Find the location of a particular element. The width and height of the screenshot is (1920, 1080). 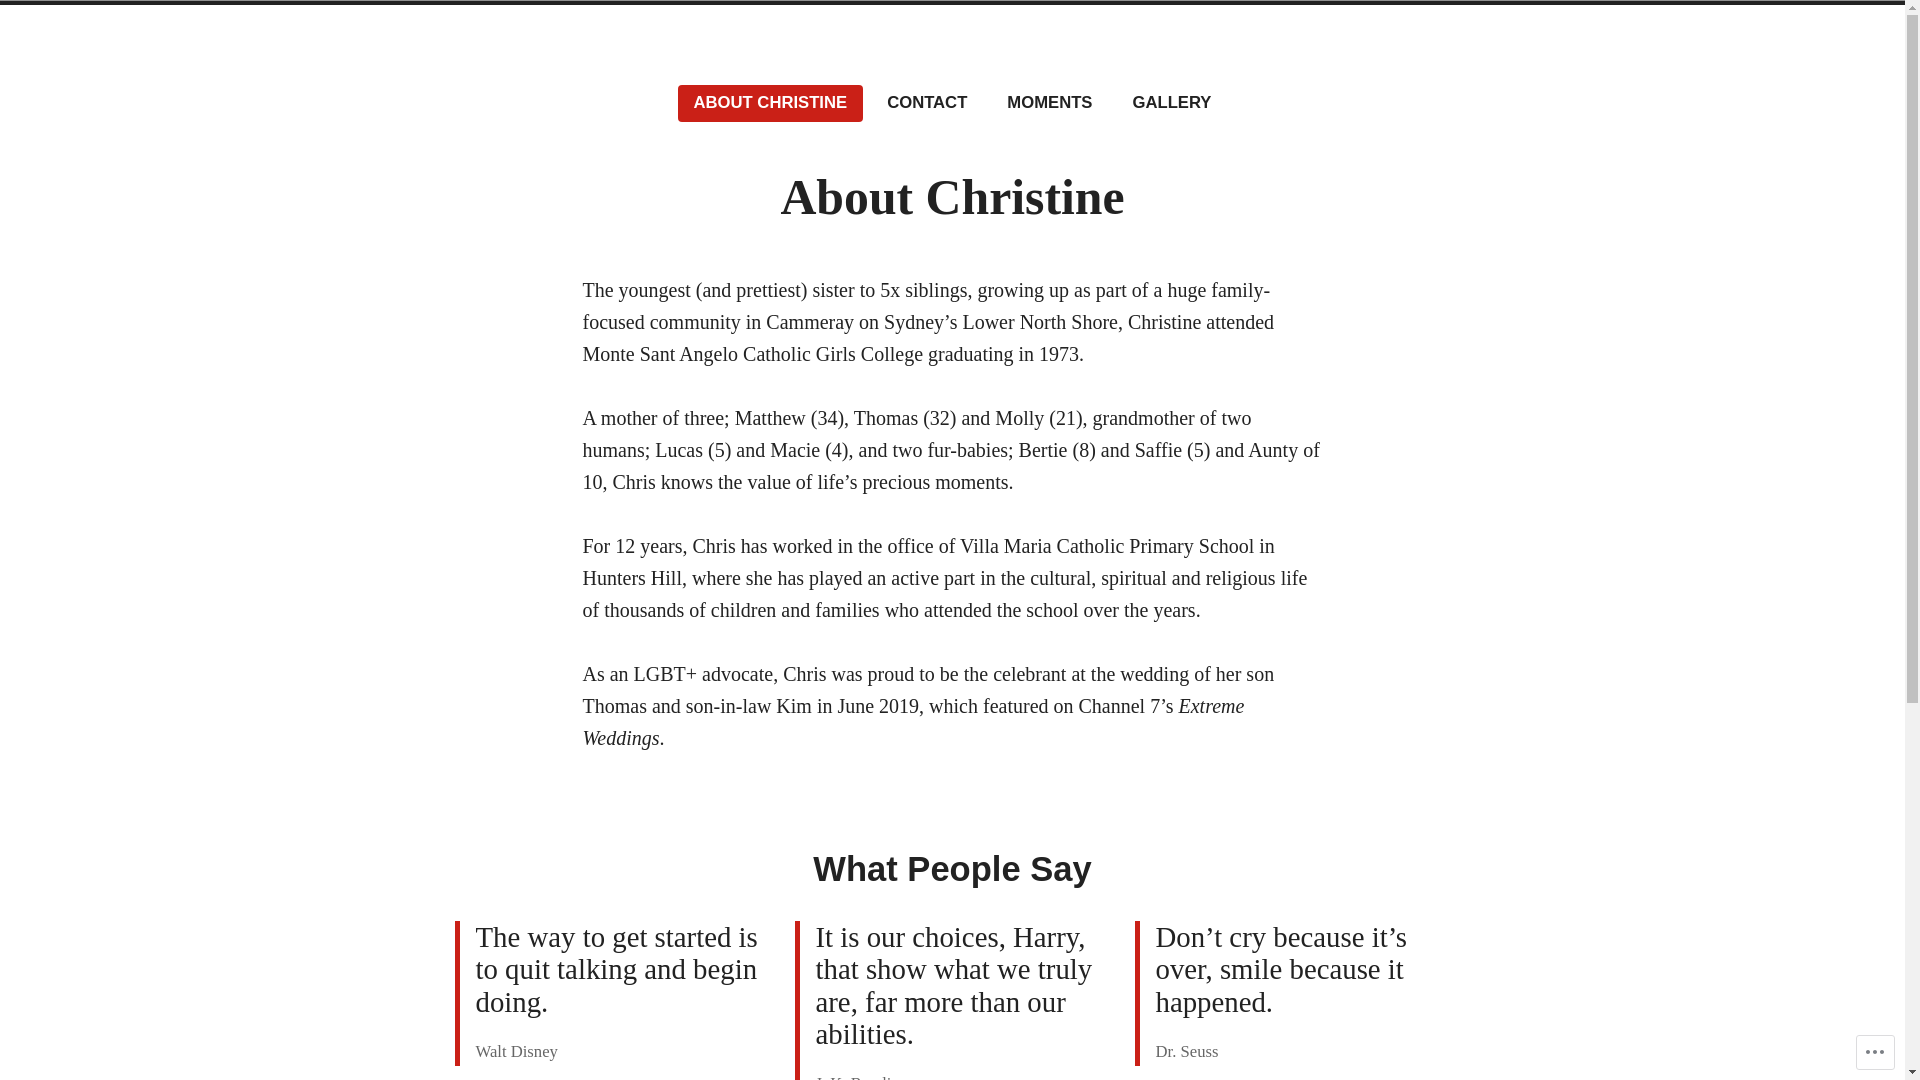

'CONTACT' is located at coordinates (925, 103).